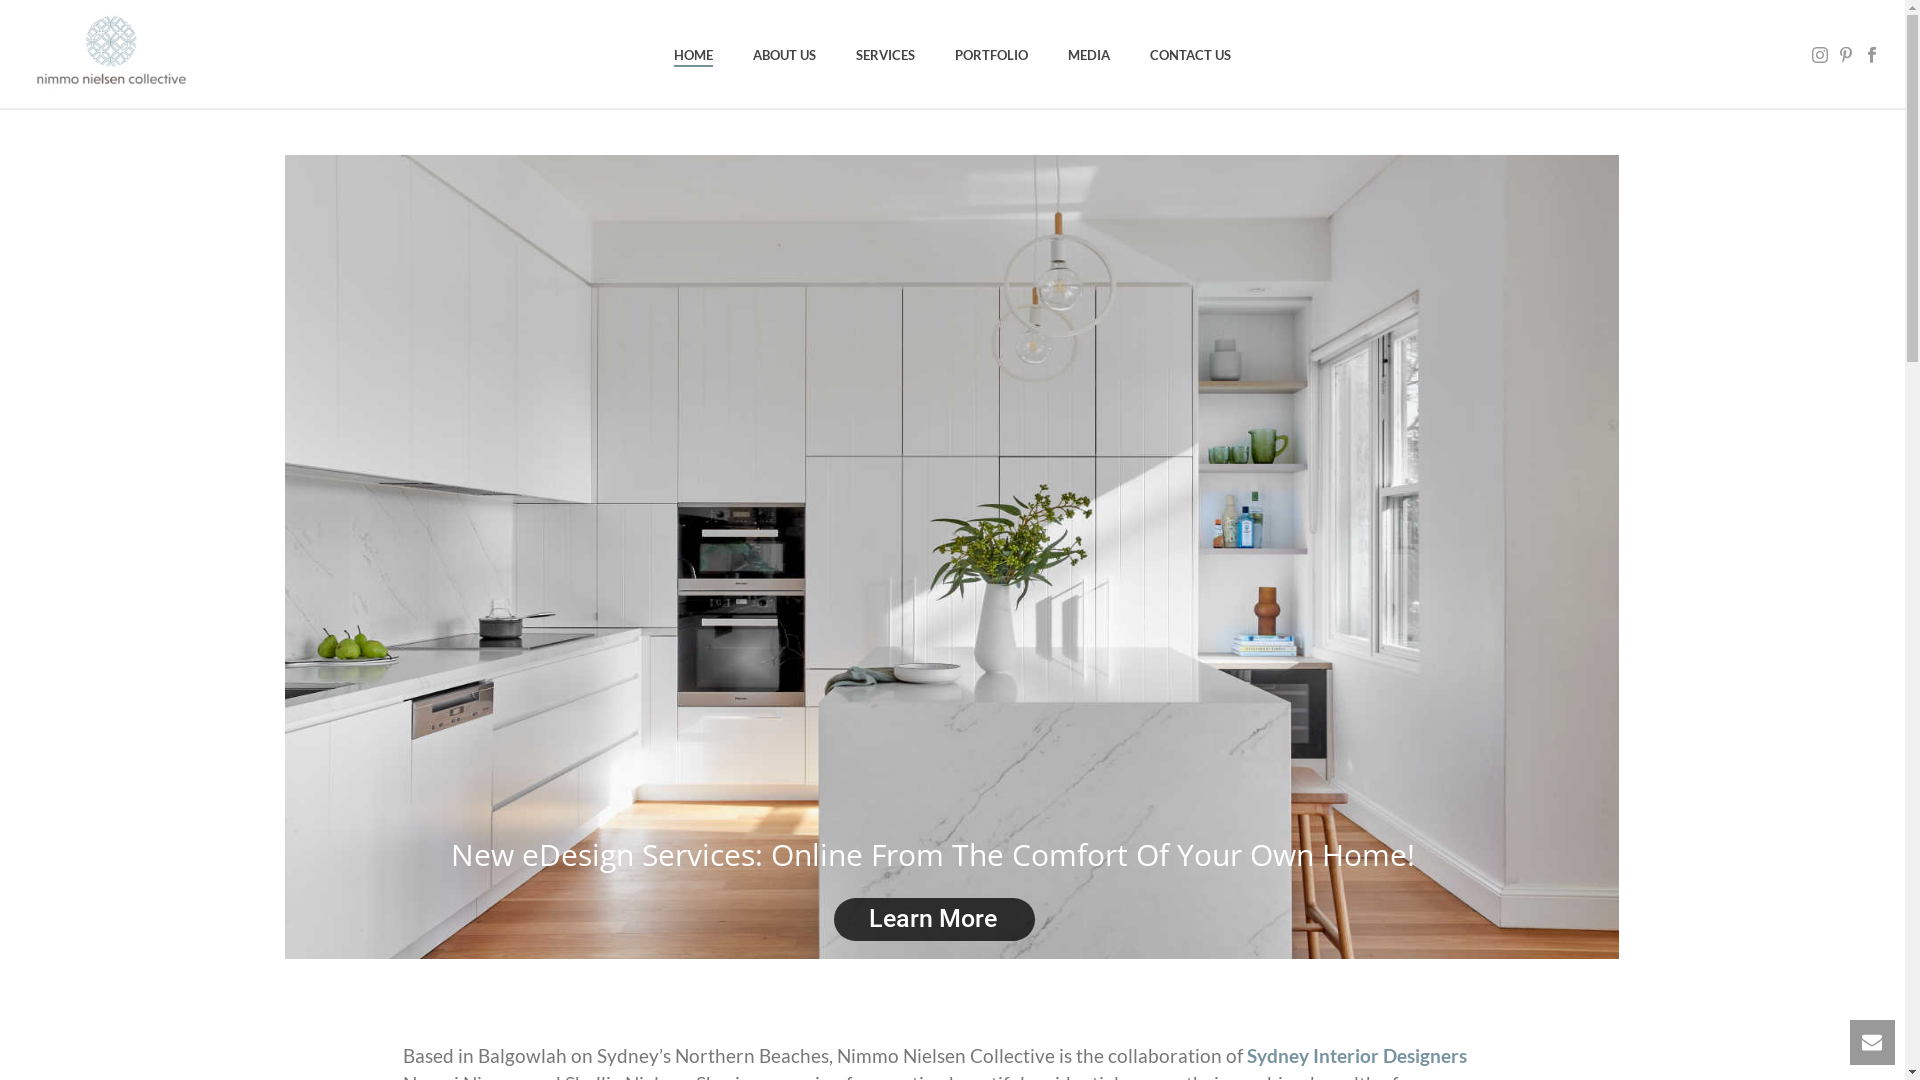 The height and width of the screenshot is (1080, 1920). I want to click on 'CONTACT US', so click(1190, 53).